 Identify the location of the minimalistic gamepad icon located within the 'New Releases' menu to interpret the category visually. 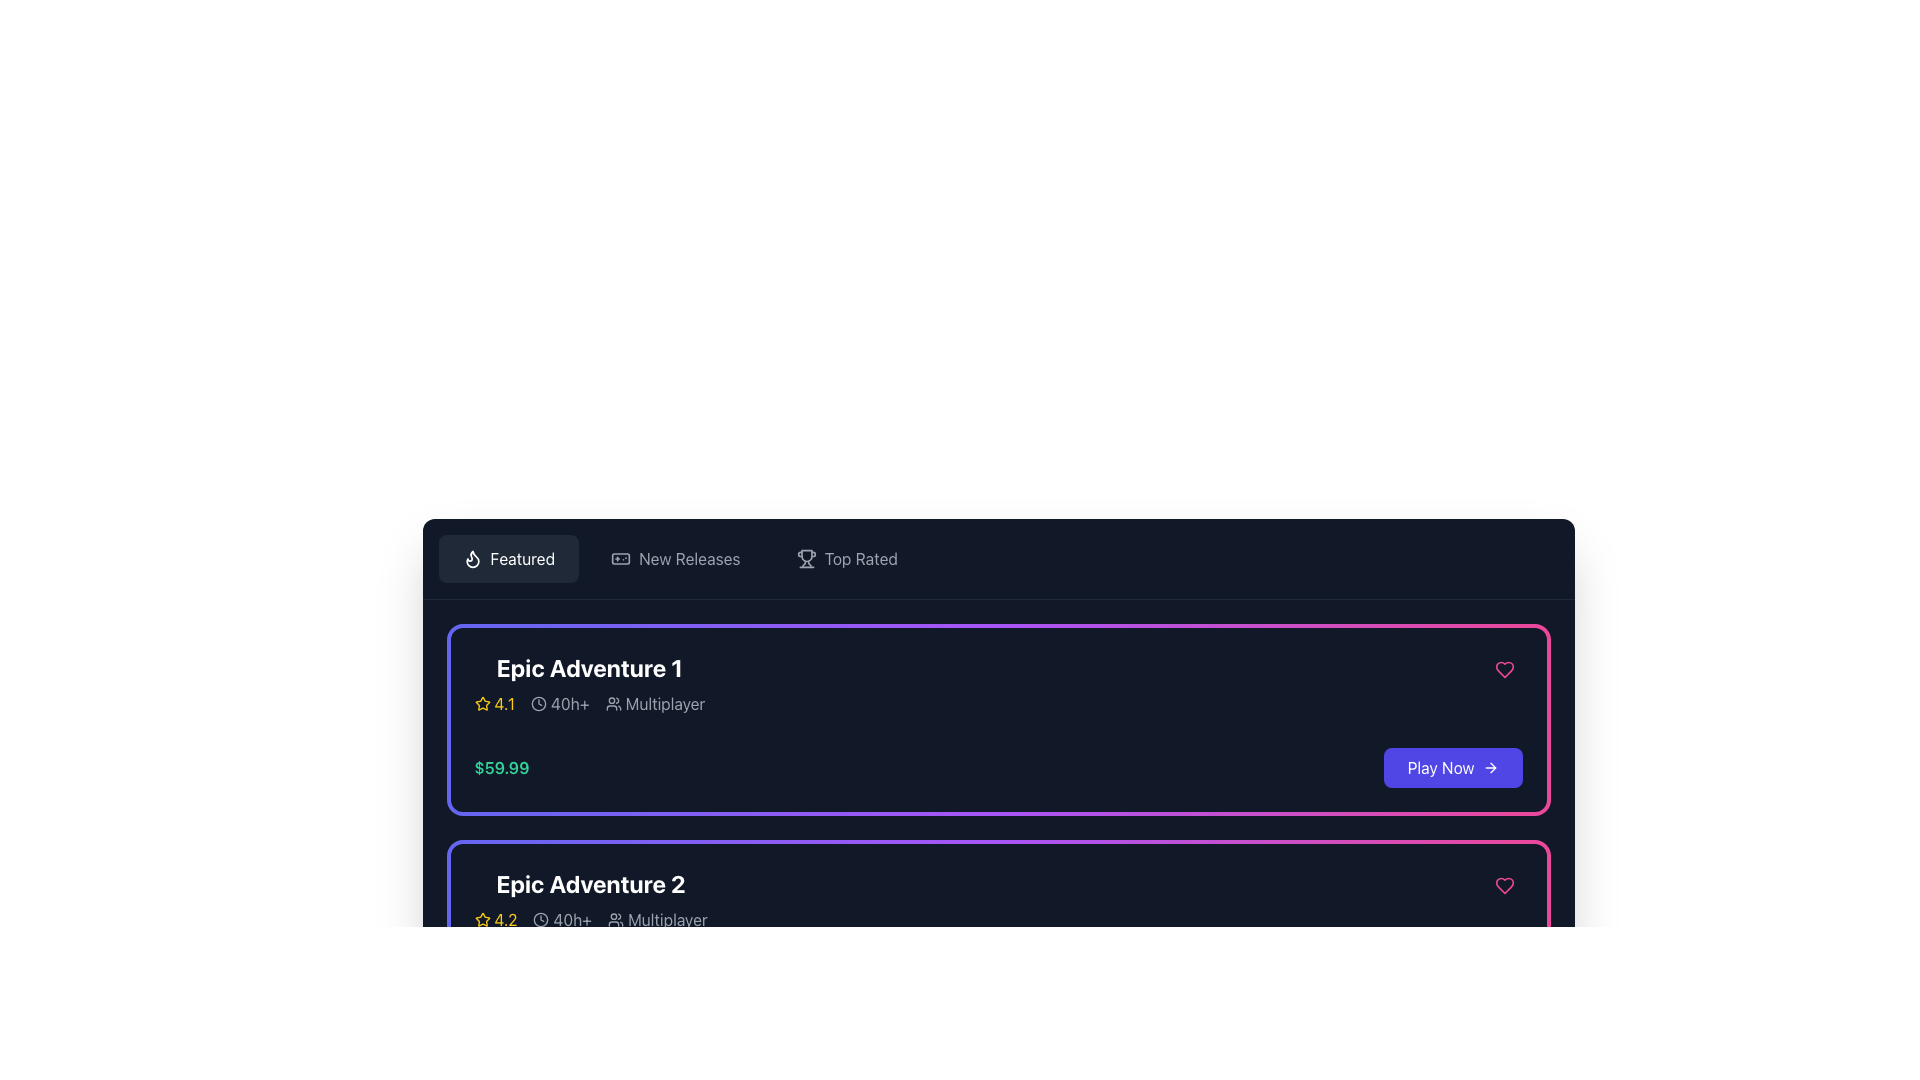
(620, 559).